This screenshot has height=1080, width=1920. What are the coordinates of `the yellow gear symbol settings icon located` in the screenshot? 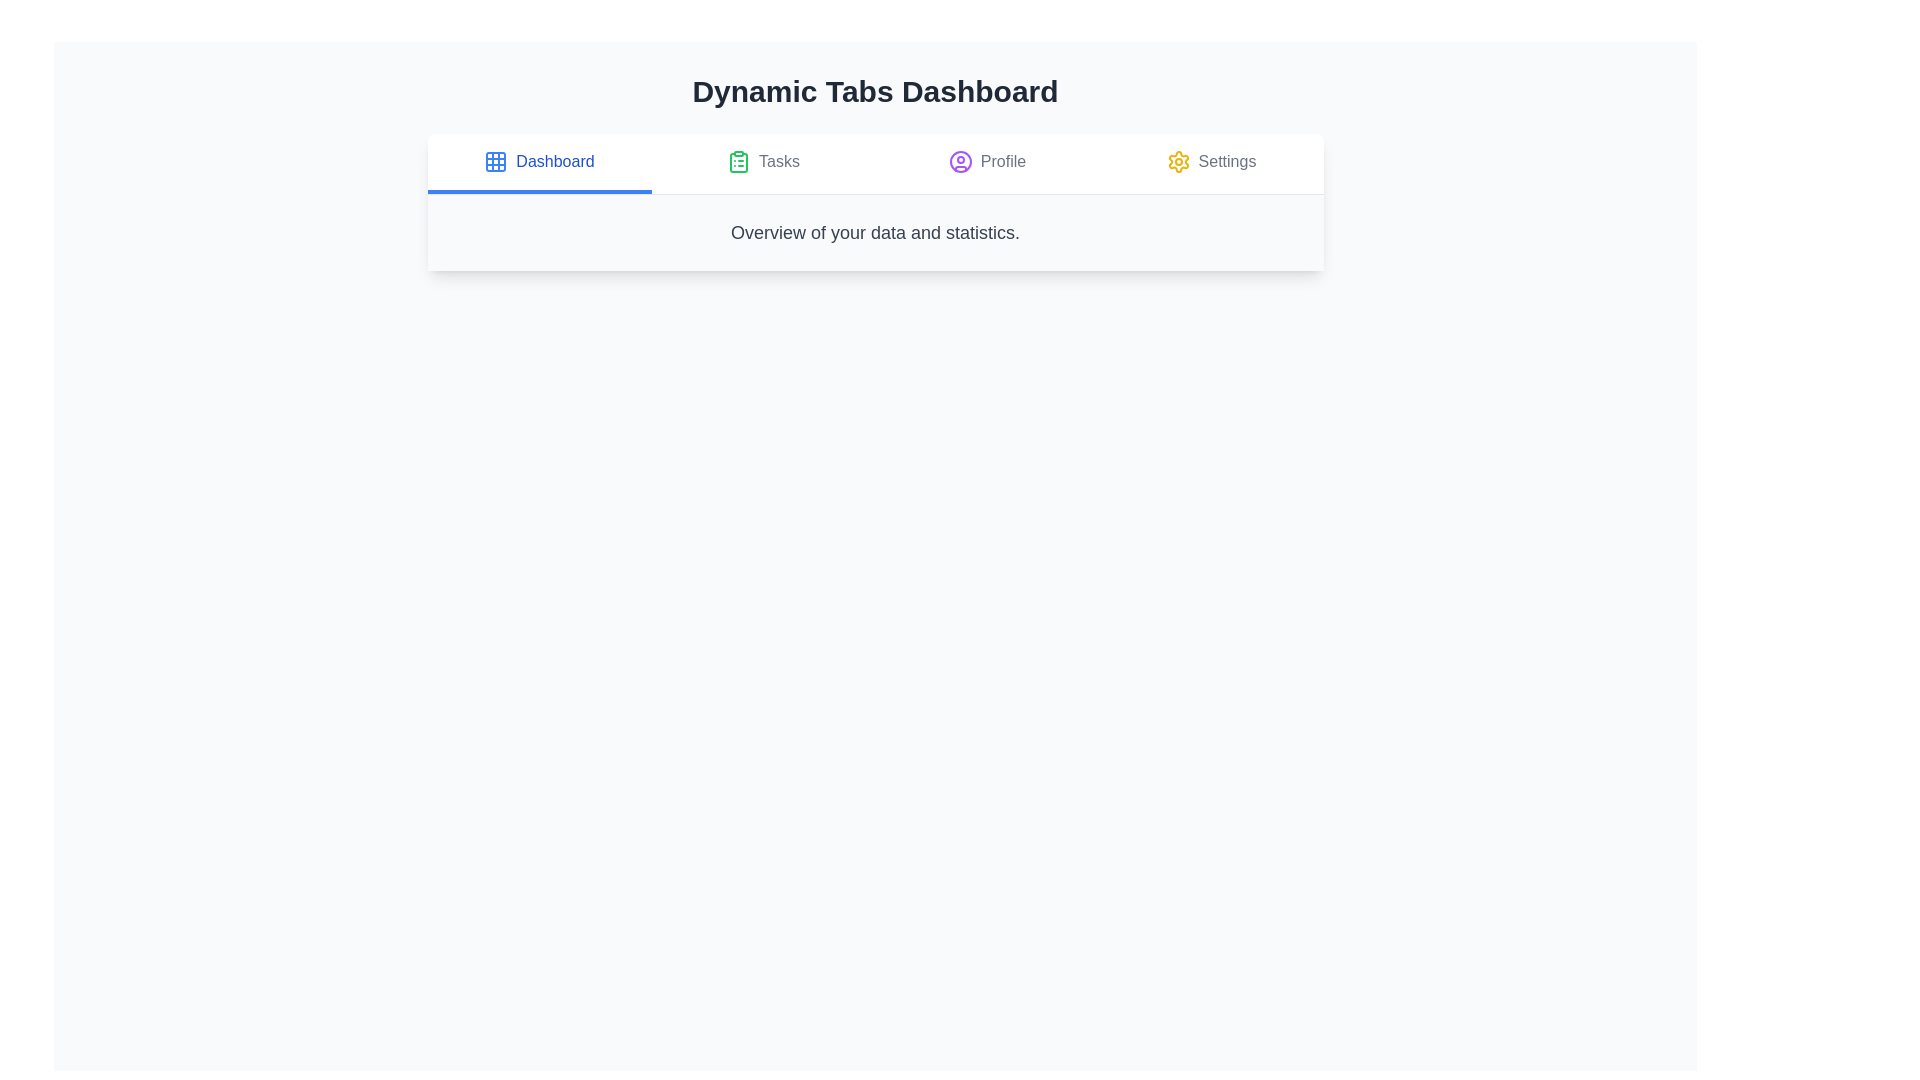 It's located at (1178, 161).